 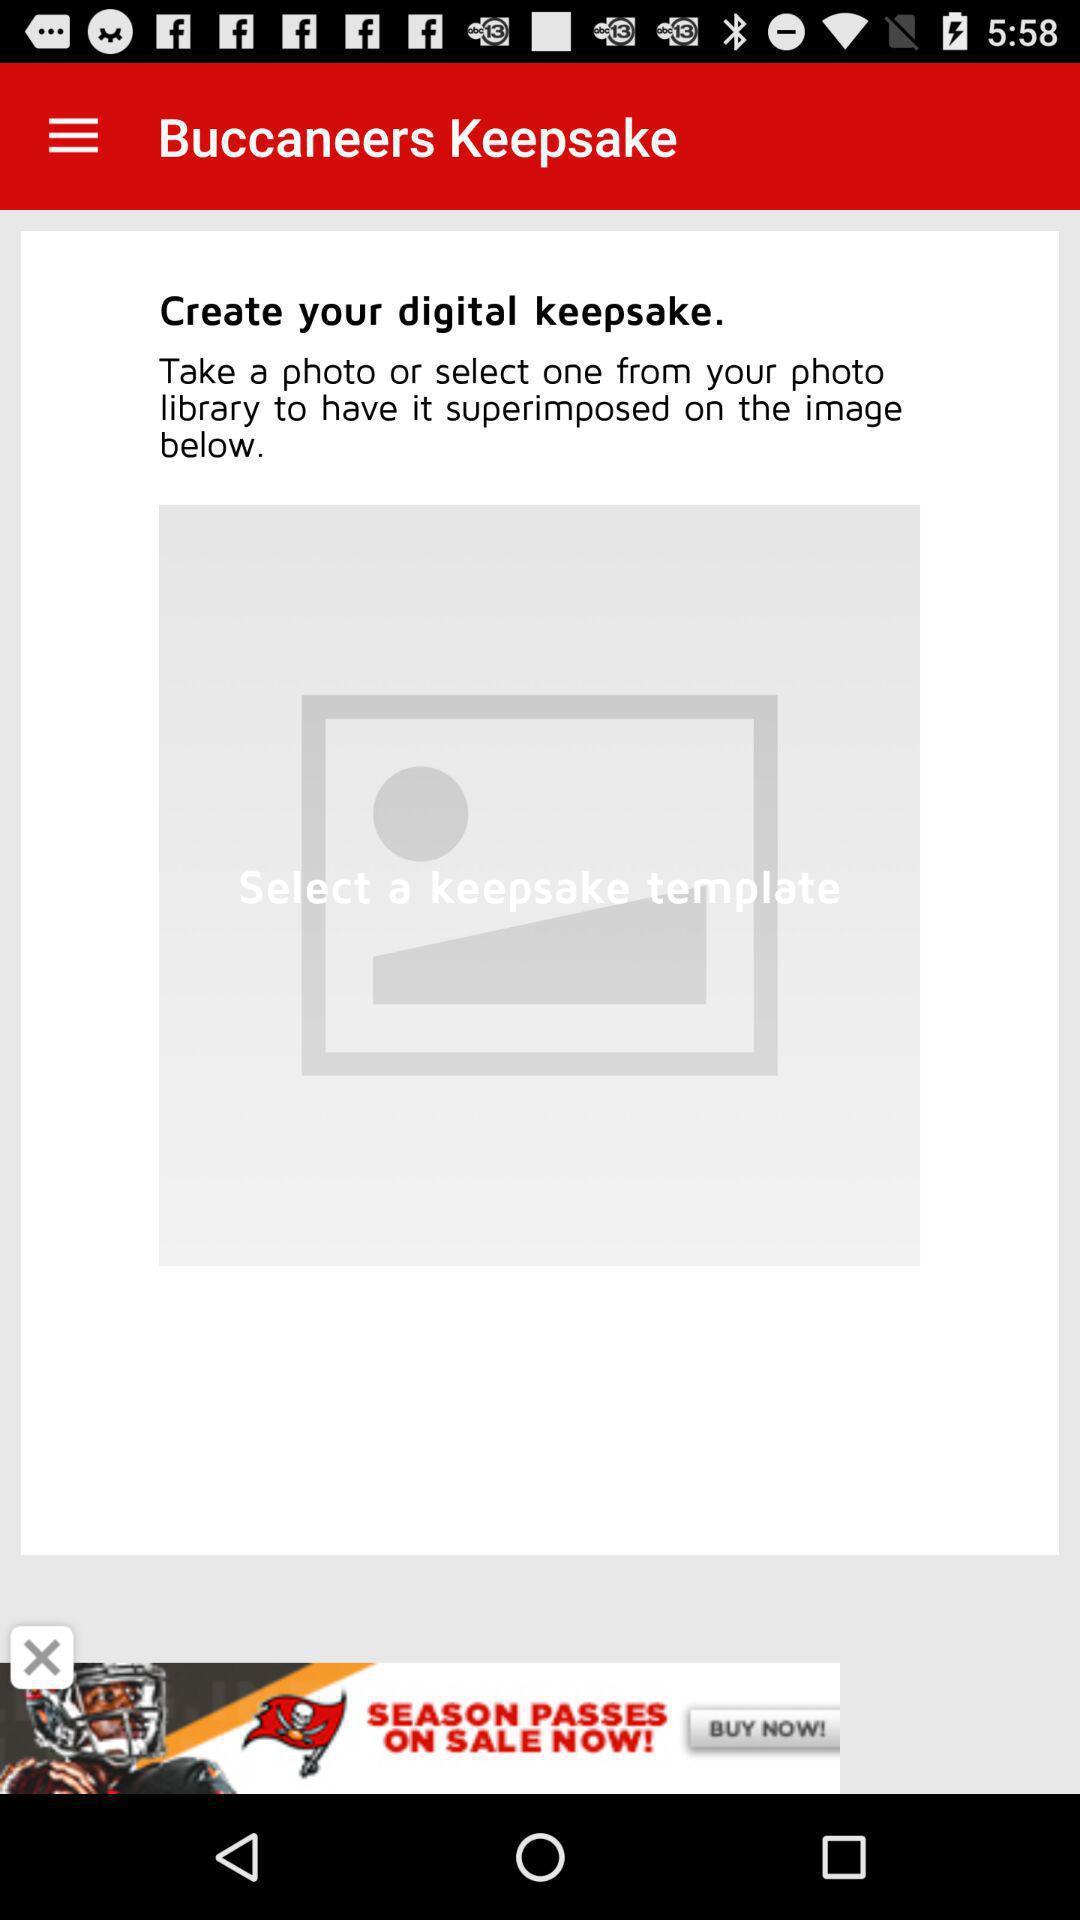 What do you see at coordinates (540, 1727) in the screenshot?
I see `advertisement` at bounding box center [540, 1727].